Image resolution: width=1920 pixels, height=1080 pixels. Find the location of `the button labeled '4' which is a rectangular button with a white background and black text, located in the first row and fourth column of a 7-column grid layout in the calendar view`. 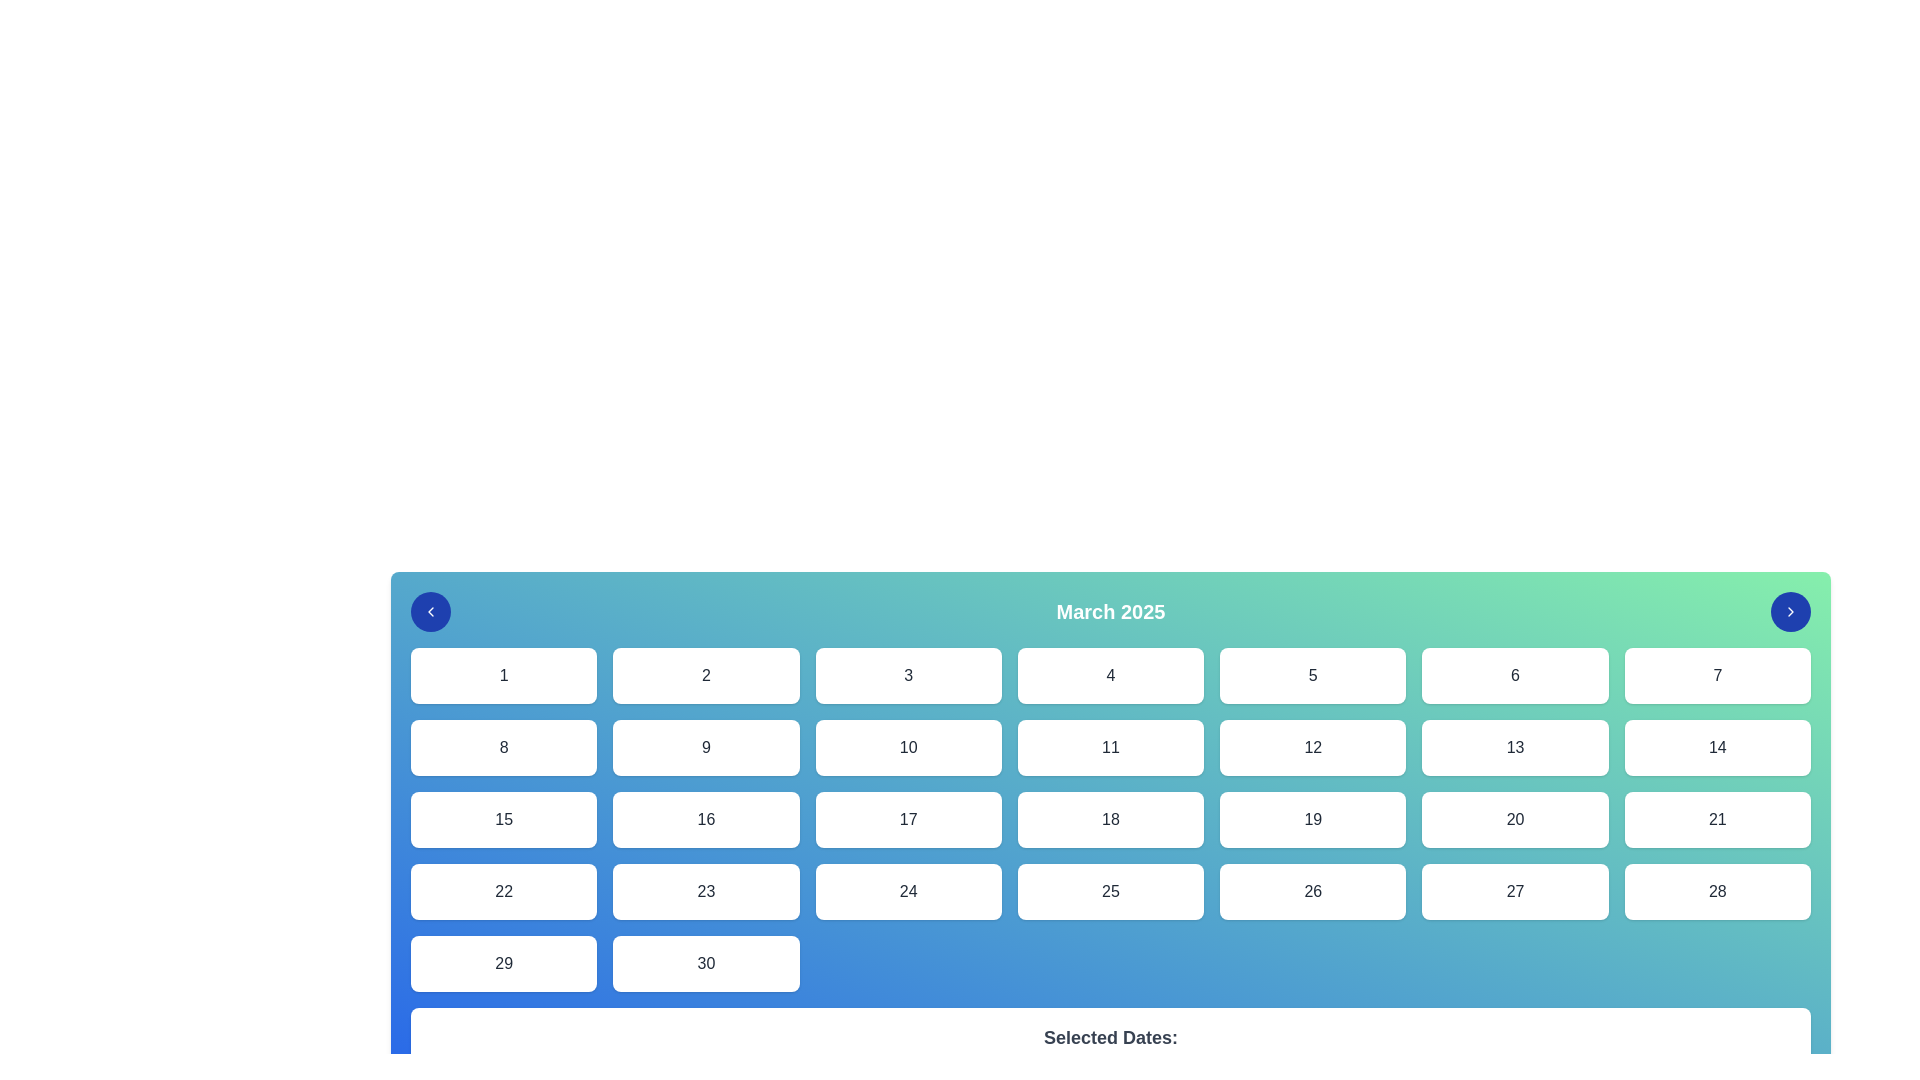

the button labeled '4' which is a rectangular button with a white background and black text, located in the first row and fourth column of a 7-column grid layout in the calendar view is located at coordinates (1109, 675).